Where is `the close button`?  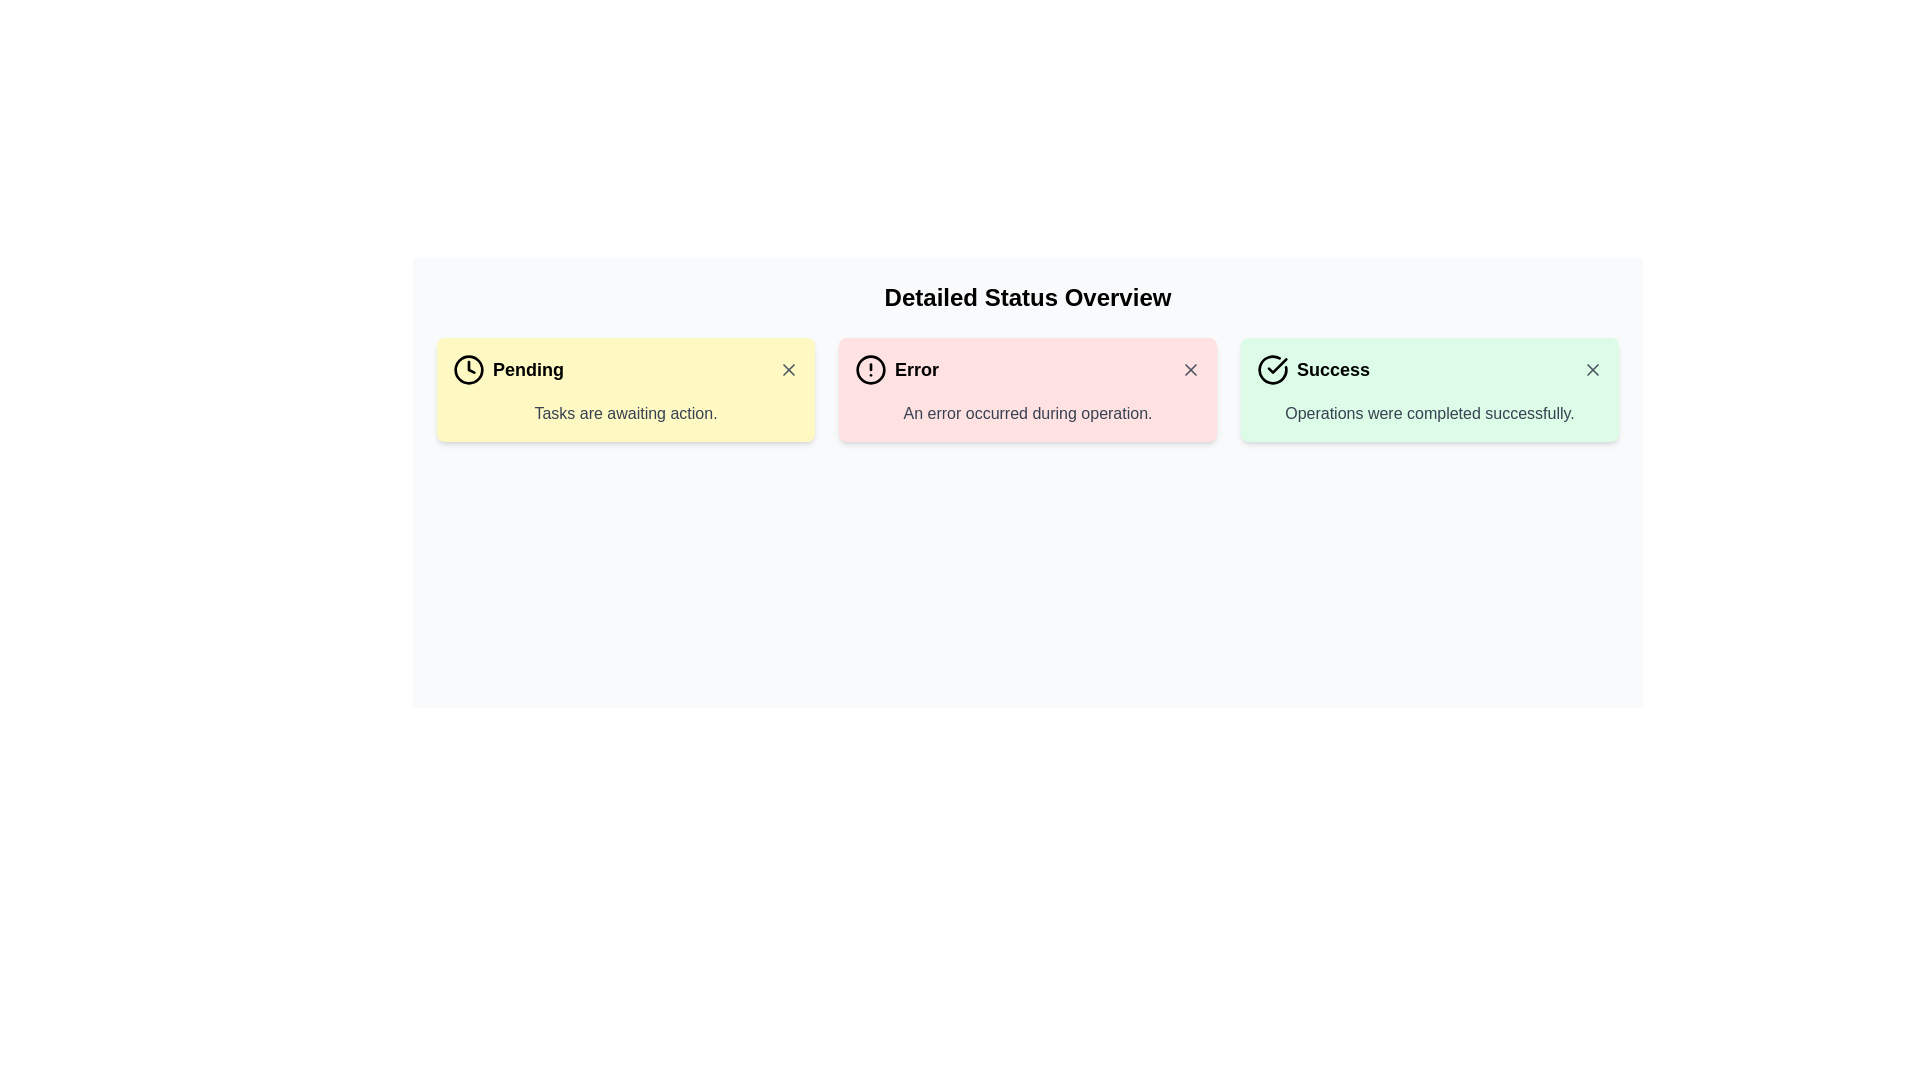
the close button is located at coordinates (1592, 370).